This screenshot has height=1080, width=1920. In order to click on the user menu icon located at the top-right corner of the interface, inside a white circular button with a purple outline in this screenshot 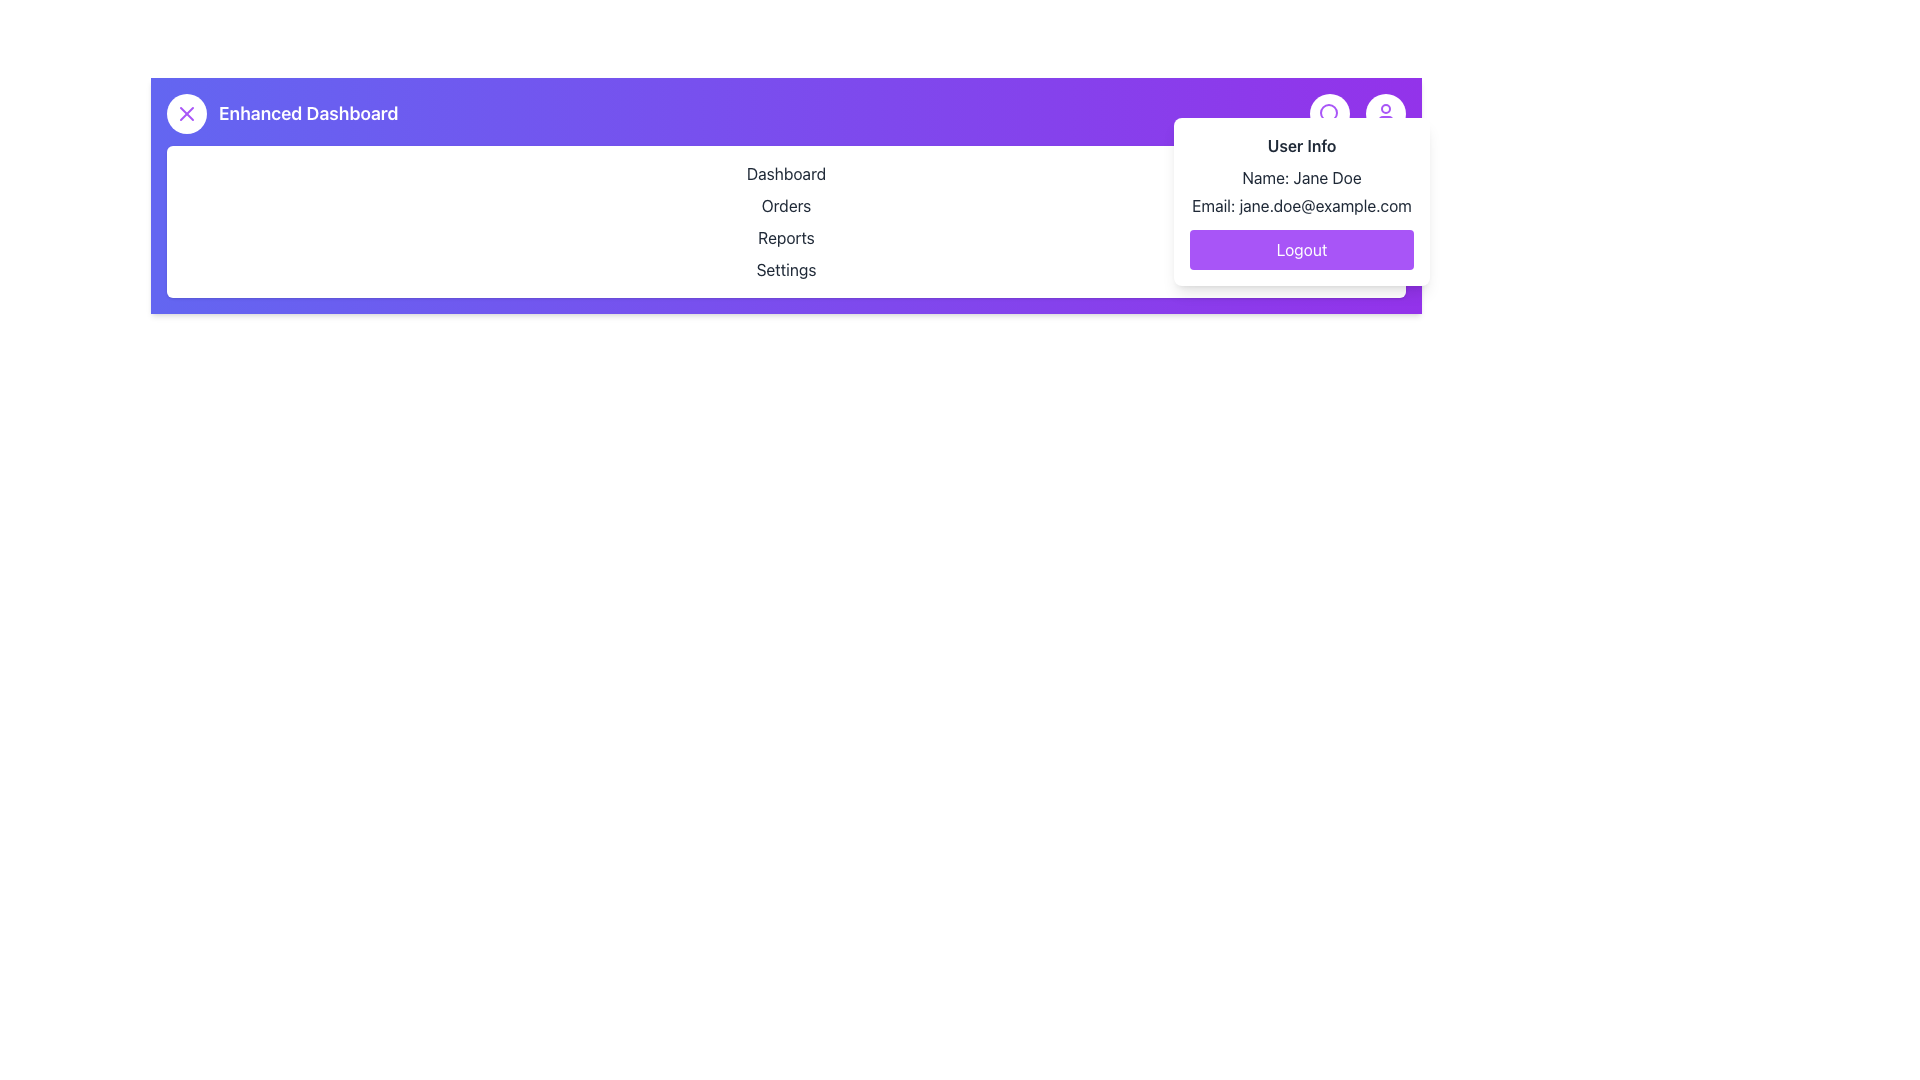, I will do `click(1385, 114)`.